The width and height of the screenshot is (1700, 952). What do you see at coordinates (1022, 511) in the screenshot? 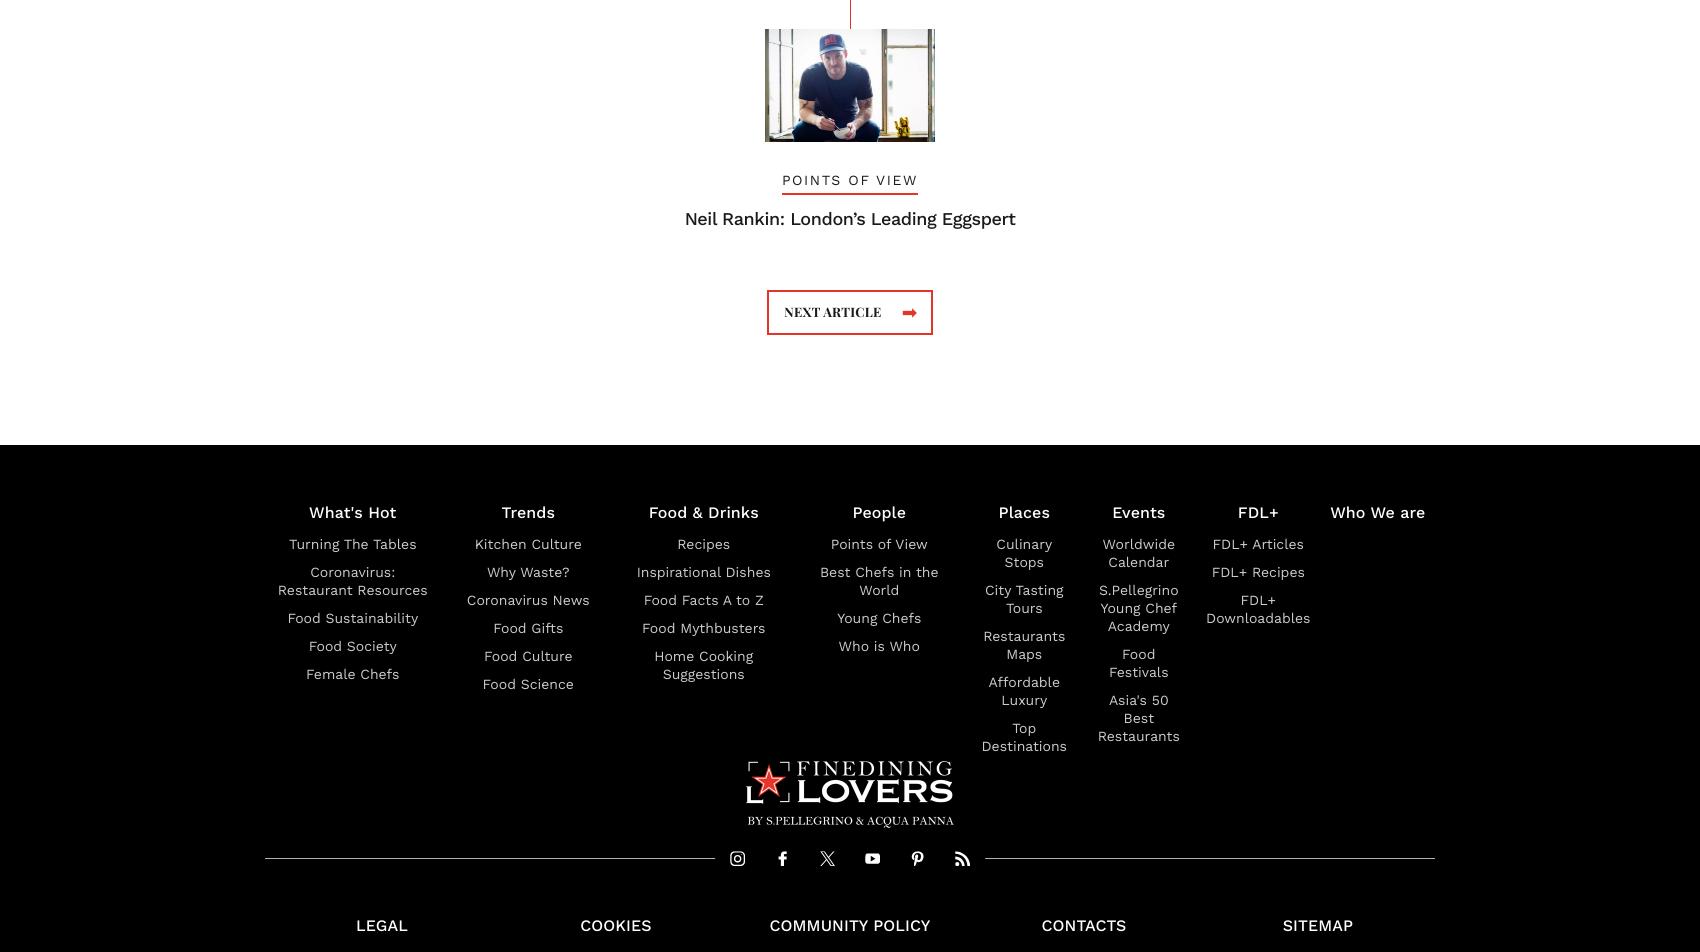
I see `'Places'` at bounding box center [1022, 511].